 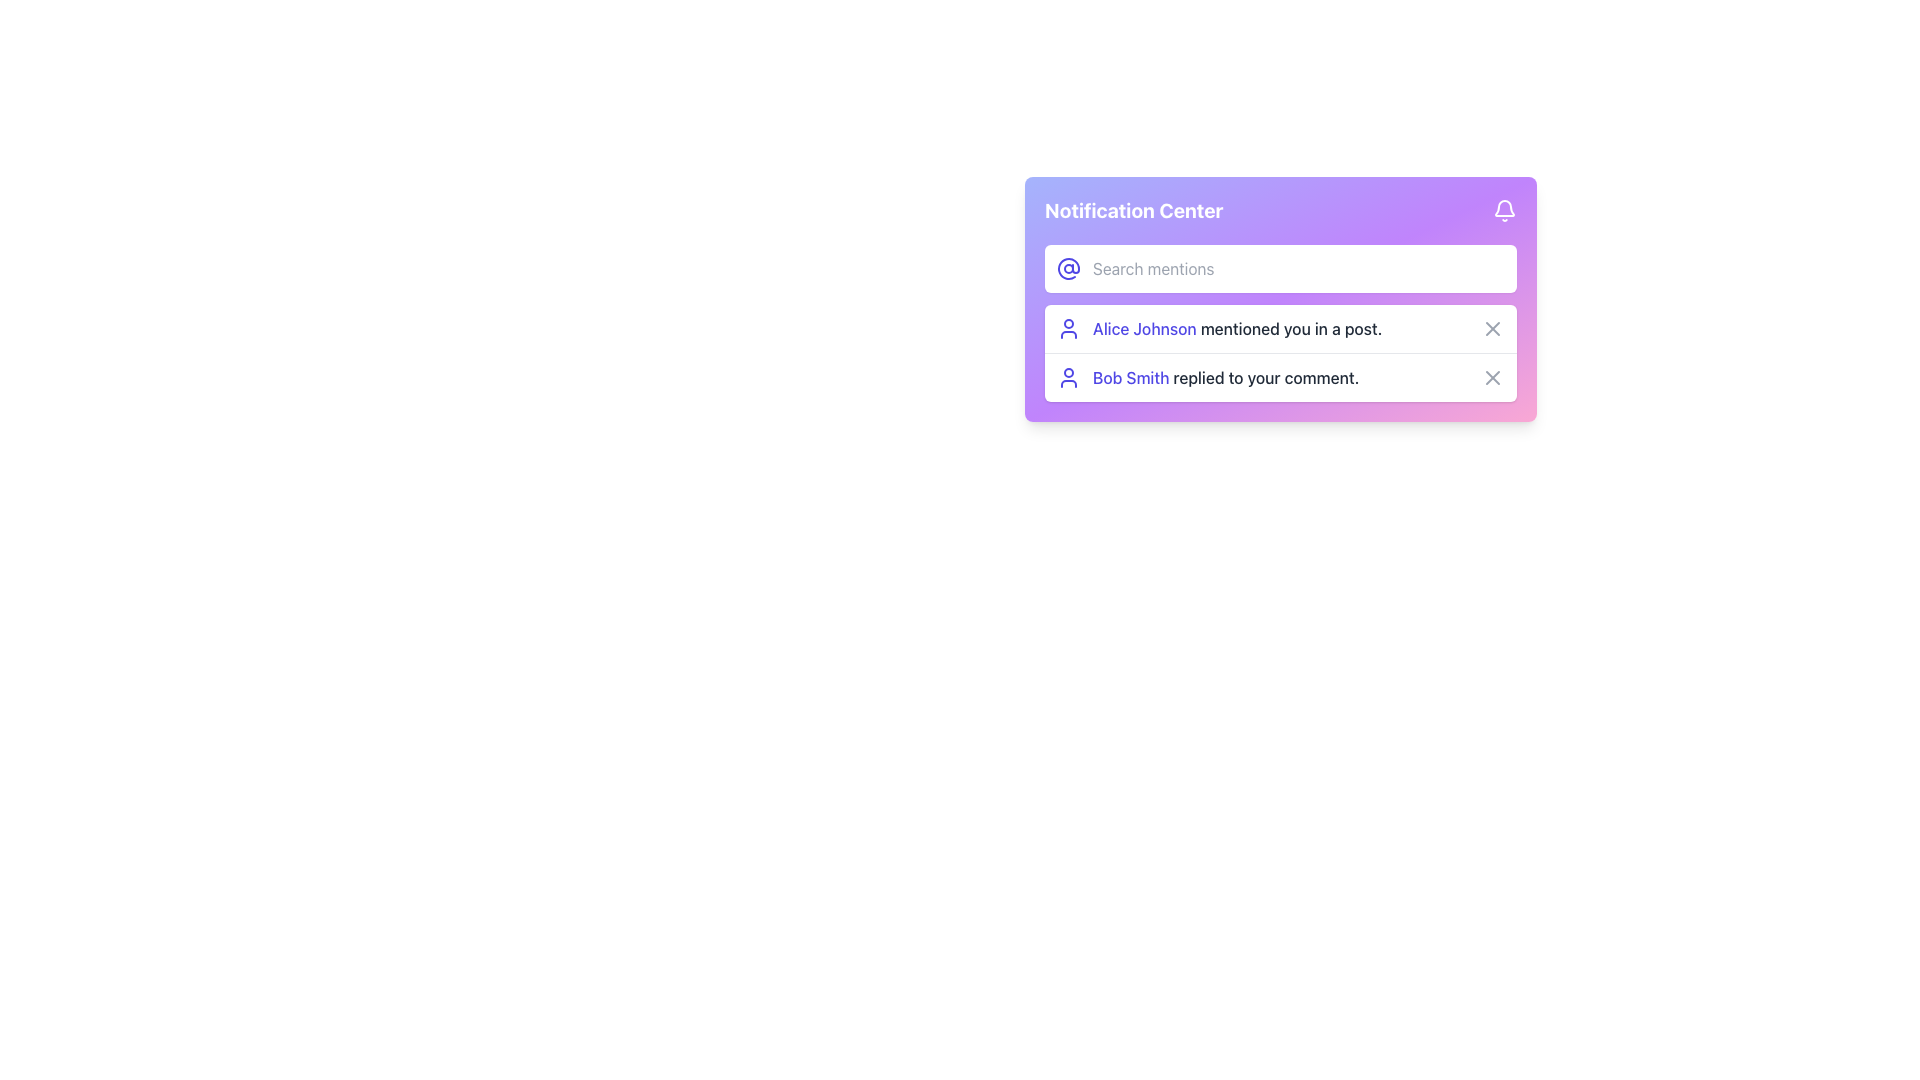 I want to click on the content of the Text Display (Notification) that reads 'Alice Johnson mentioned you in a post. Bob Smith replied to your comment.', so click(x=1281, y=322).